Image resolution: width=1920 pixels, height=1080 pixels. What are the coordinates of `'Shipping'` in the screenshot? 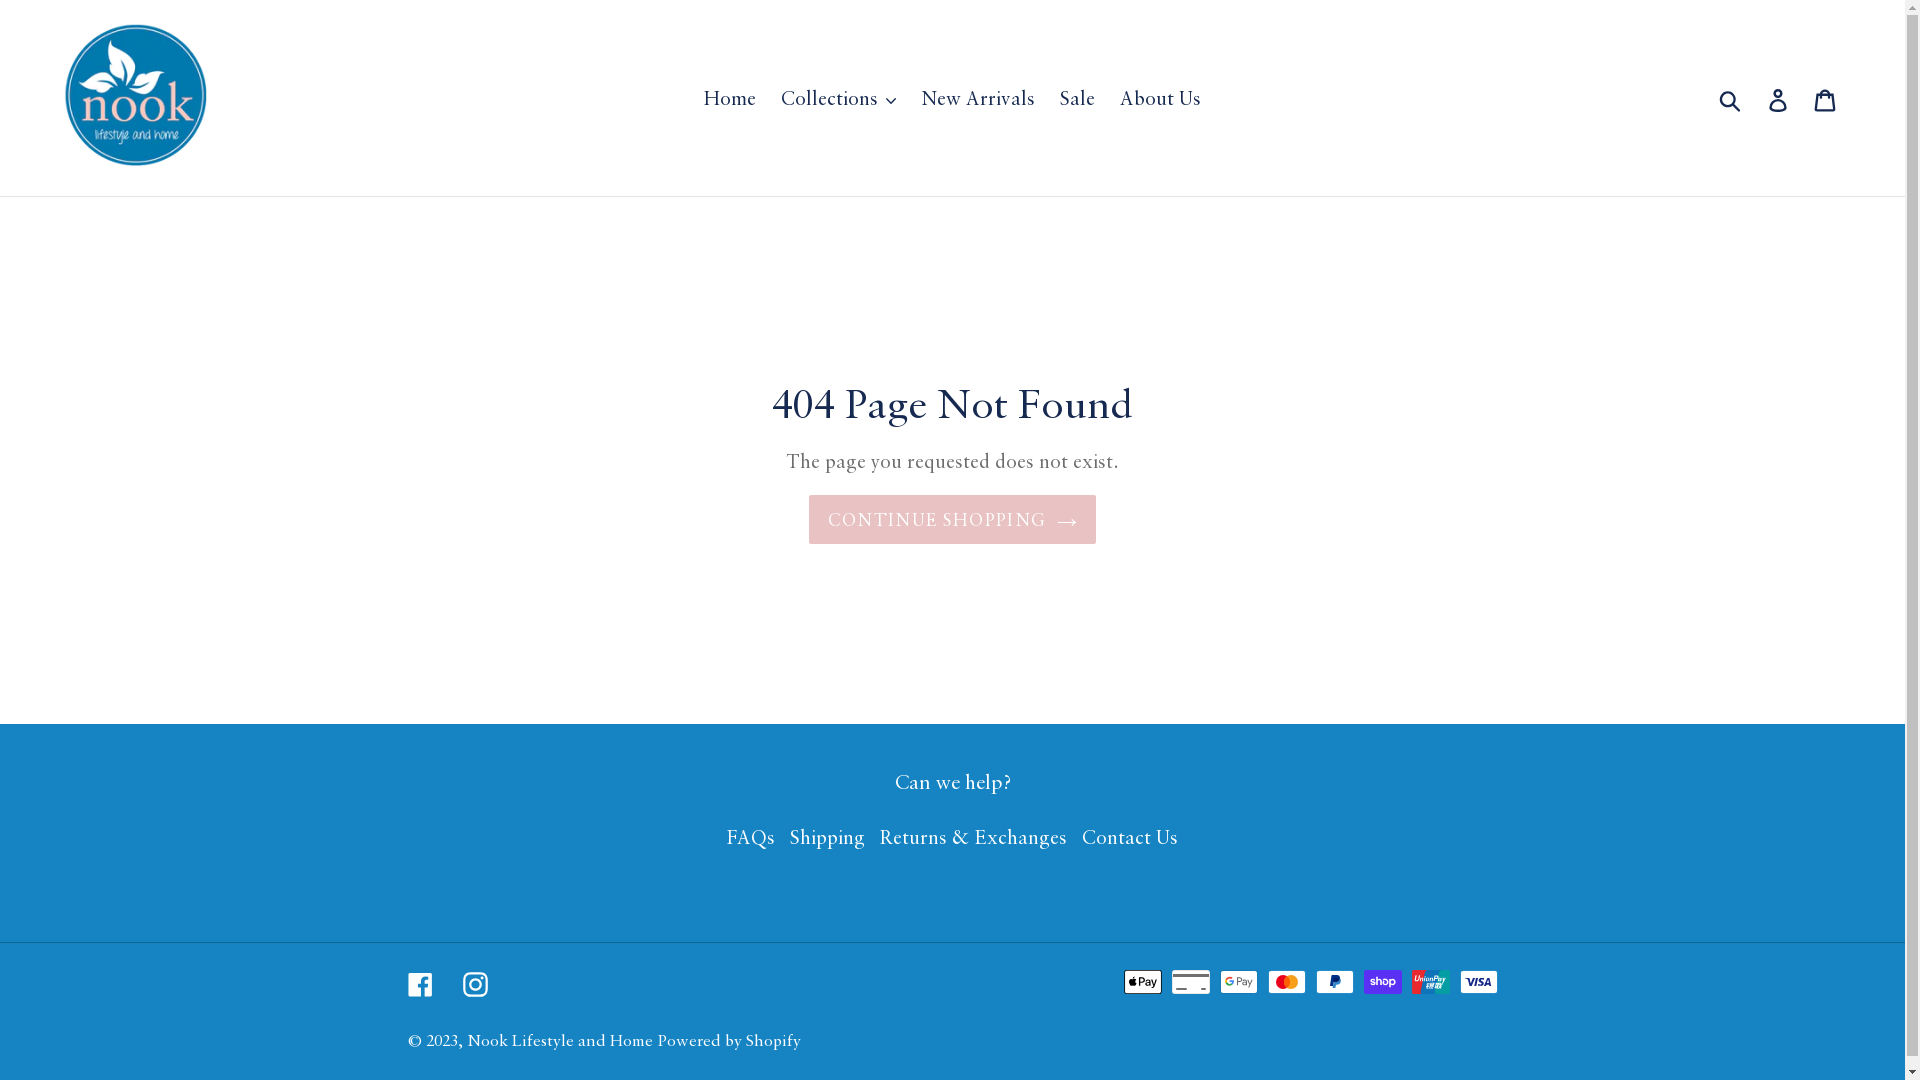 It's located at (827, 836).